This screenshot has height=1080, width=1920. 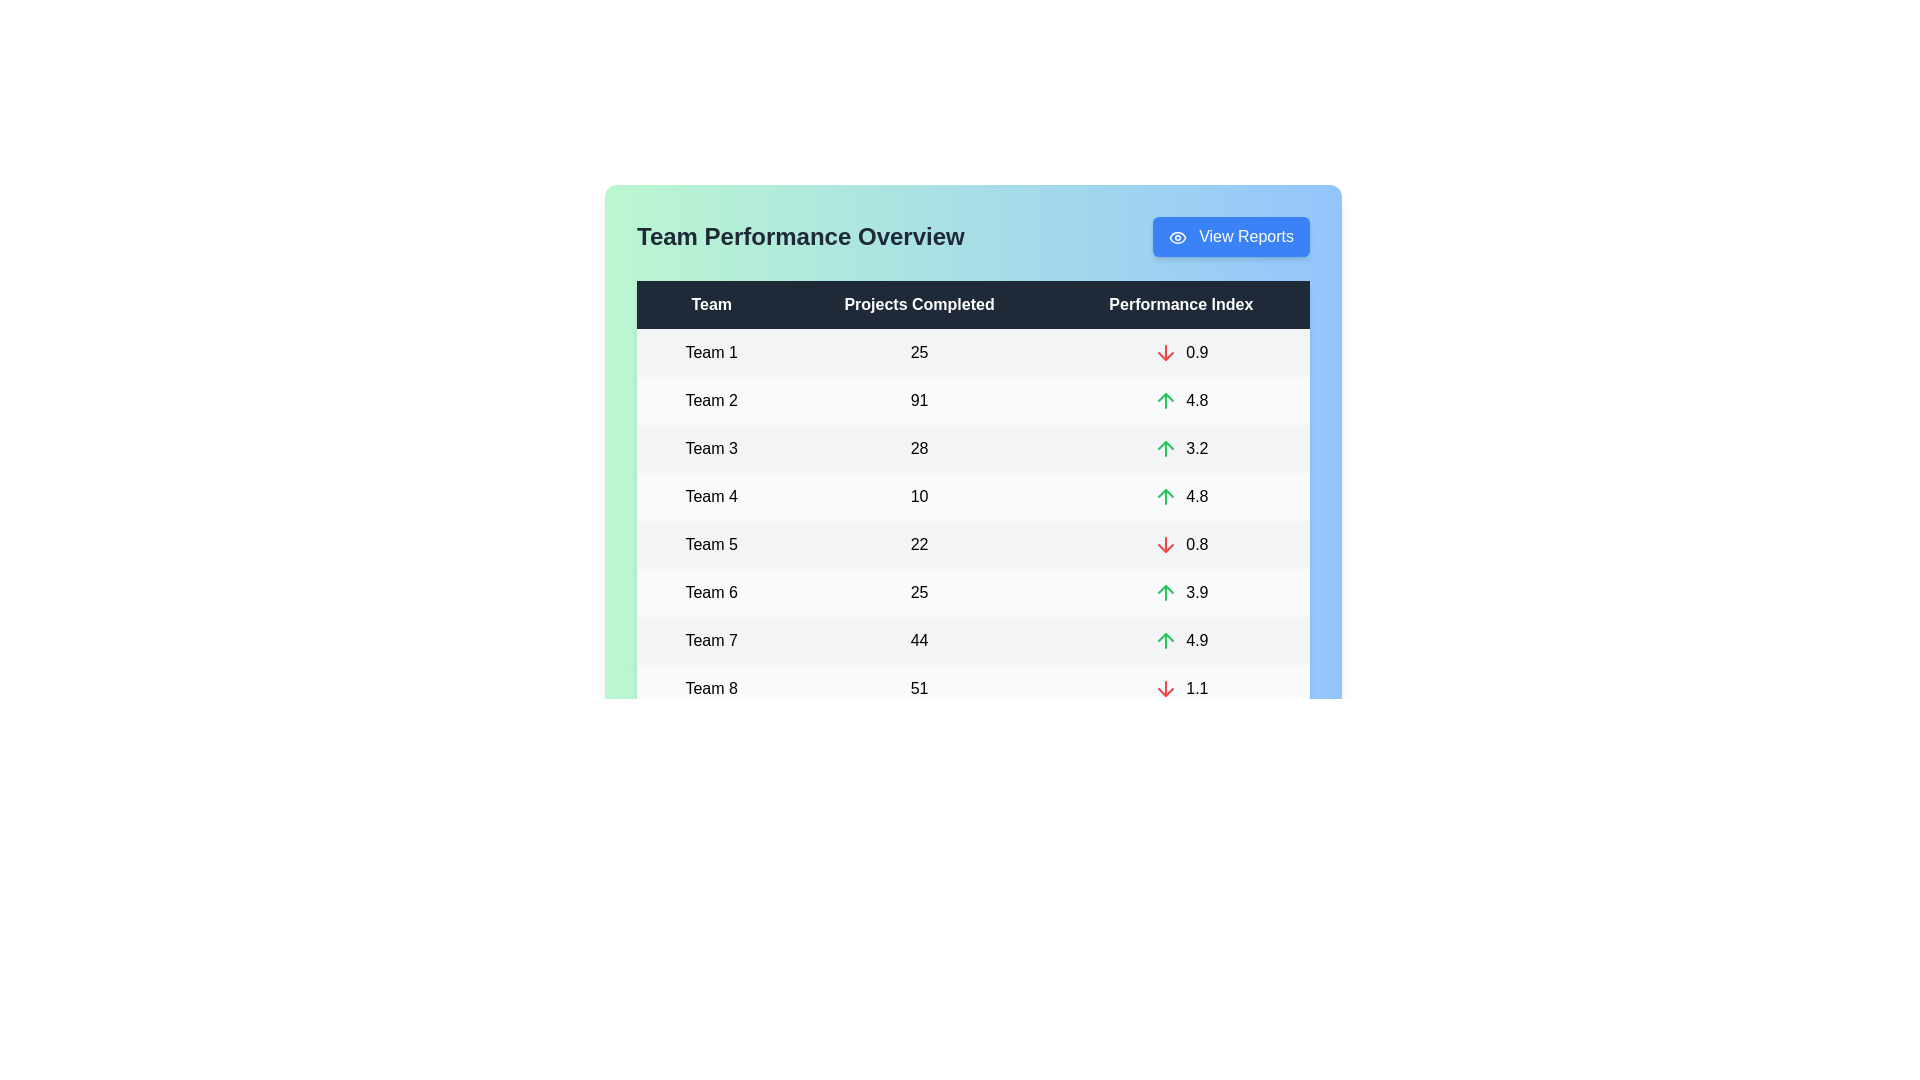 What do you see at coordinates (711, 304) in the screenshot?
I see `the table header to sort the table by Team column` at bounding box center [711, 304].